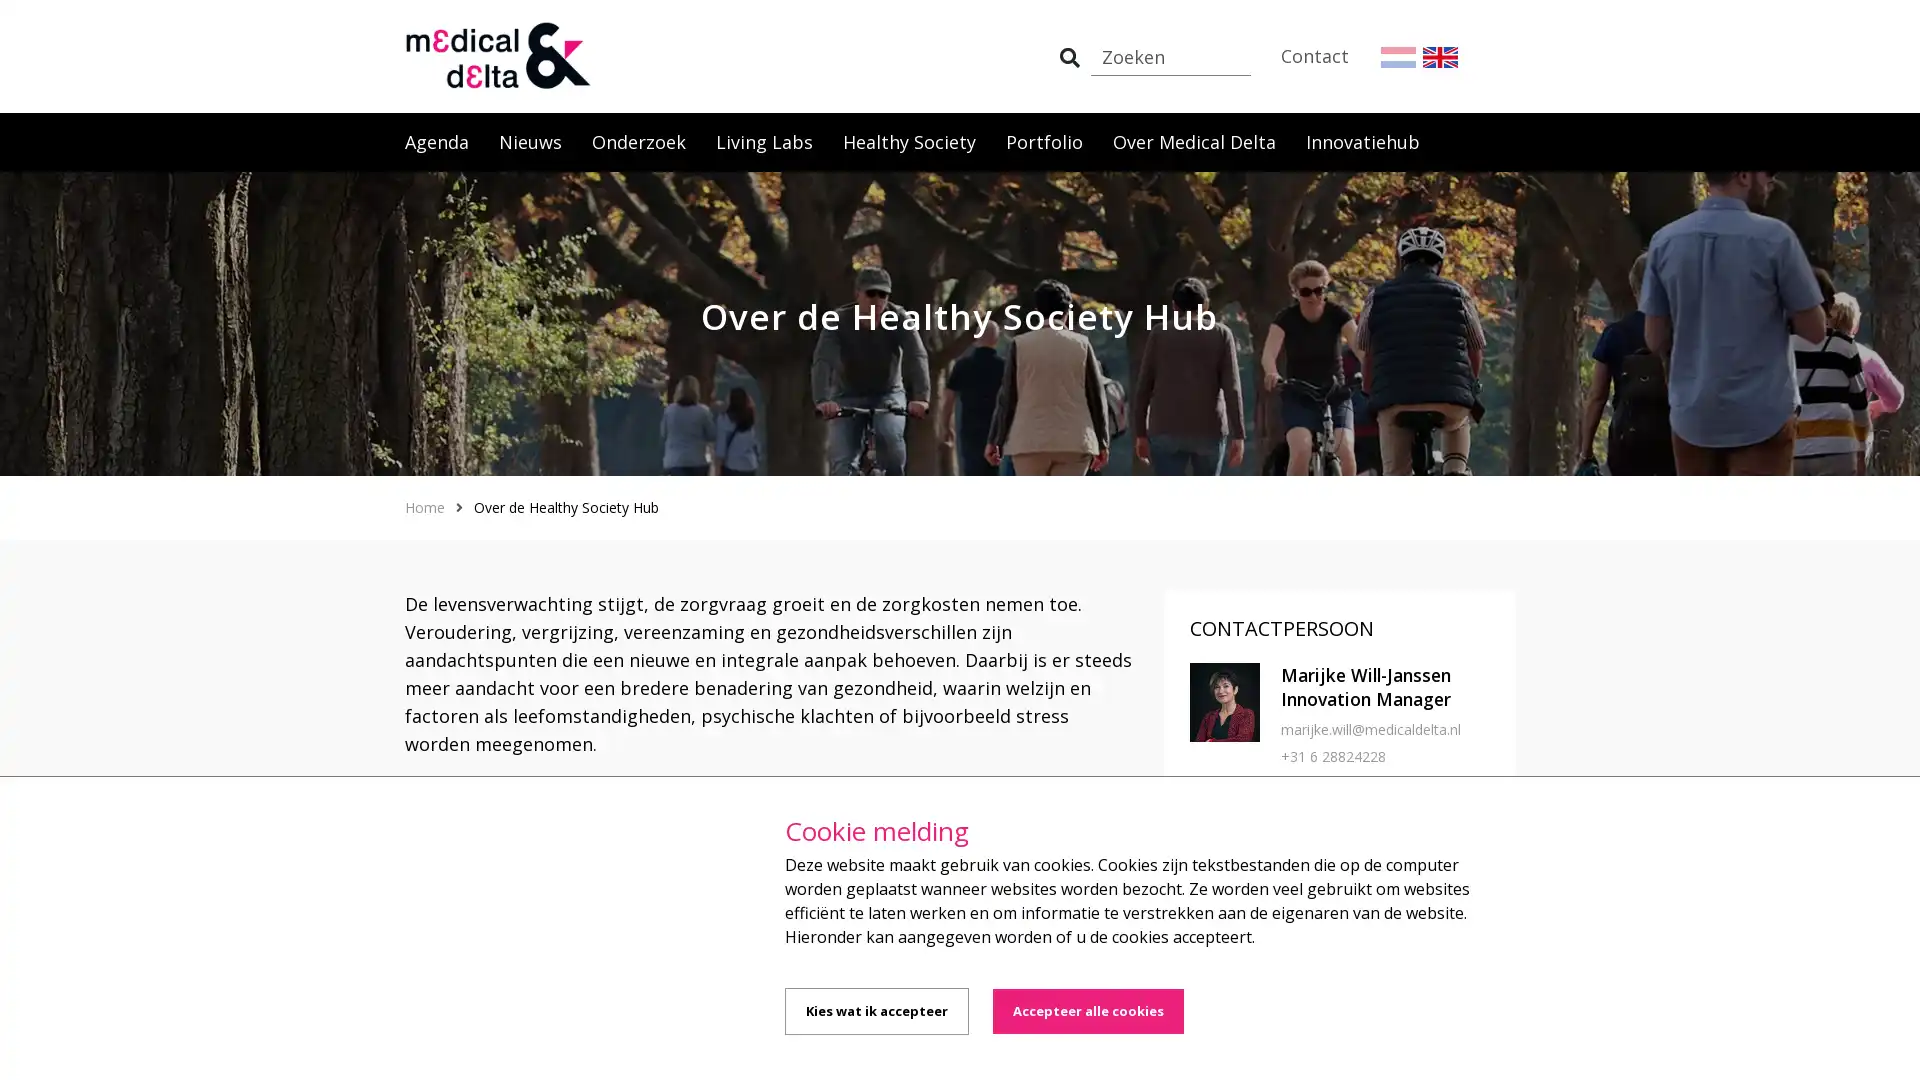  Describe the element at coordinates (877, 1011) in the screenshot. I see `Kies wat ik accepteer` at that location.